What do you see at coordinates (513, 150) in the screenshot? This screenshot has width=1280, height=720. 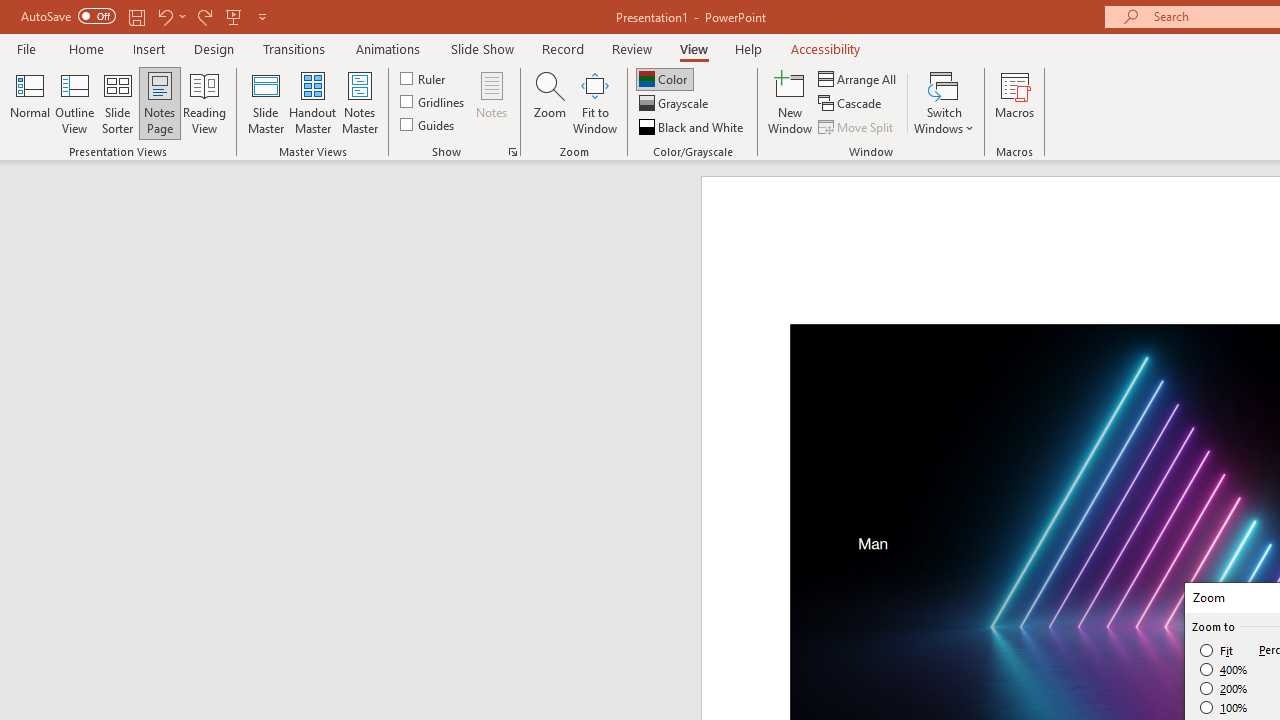 I see `'Grid Settings...'` at bounding box center [513, 150].